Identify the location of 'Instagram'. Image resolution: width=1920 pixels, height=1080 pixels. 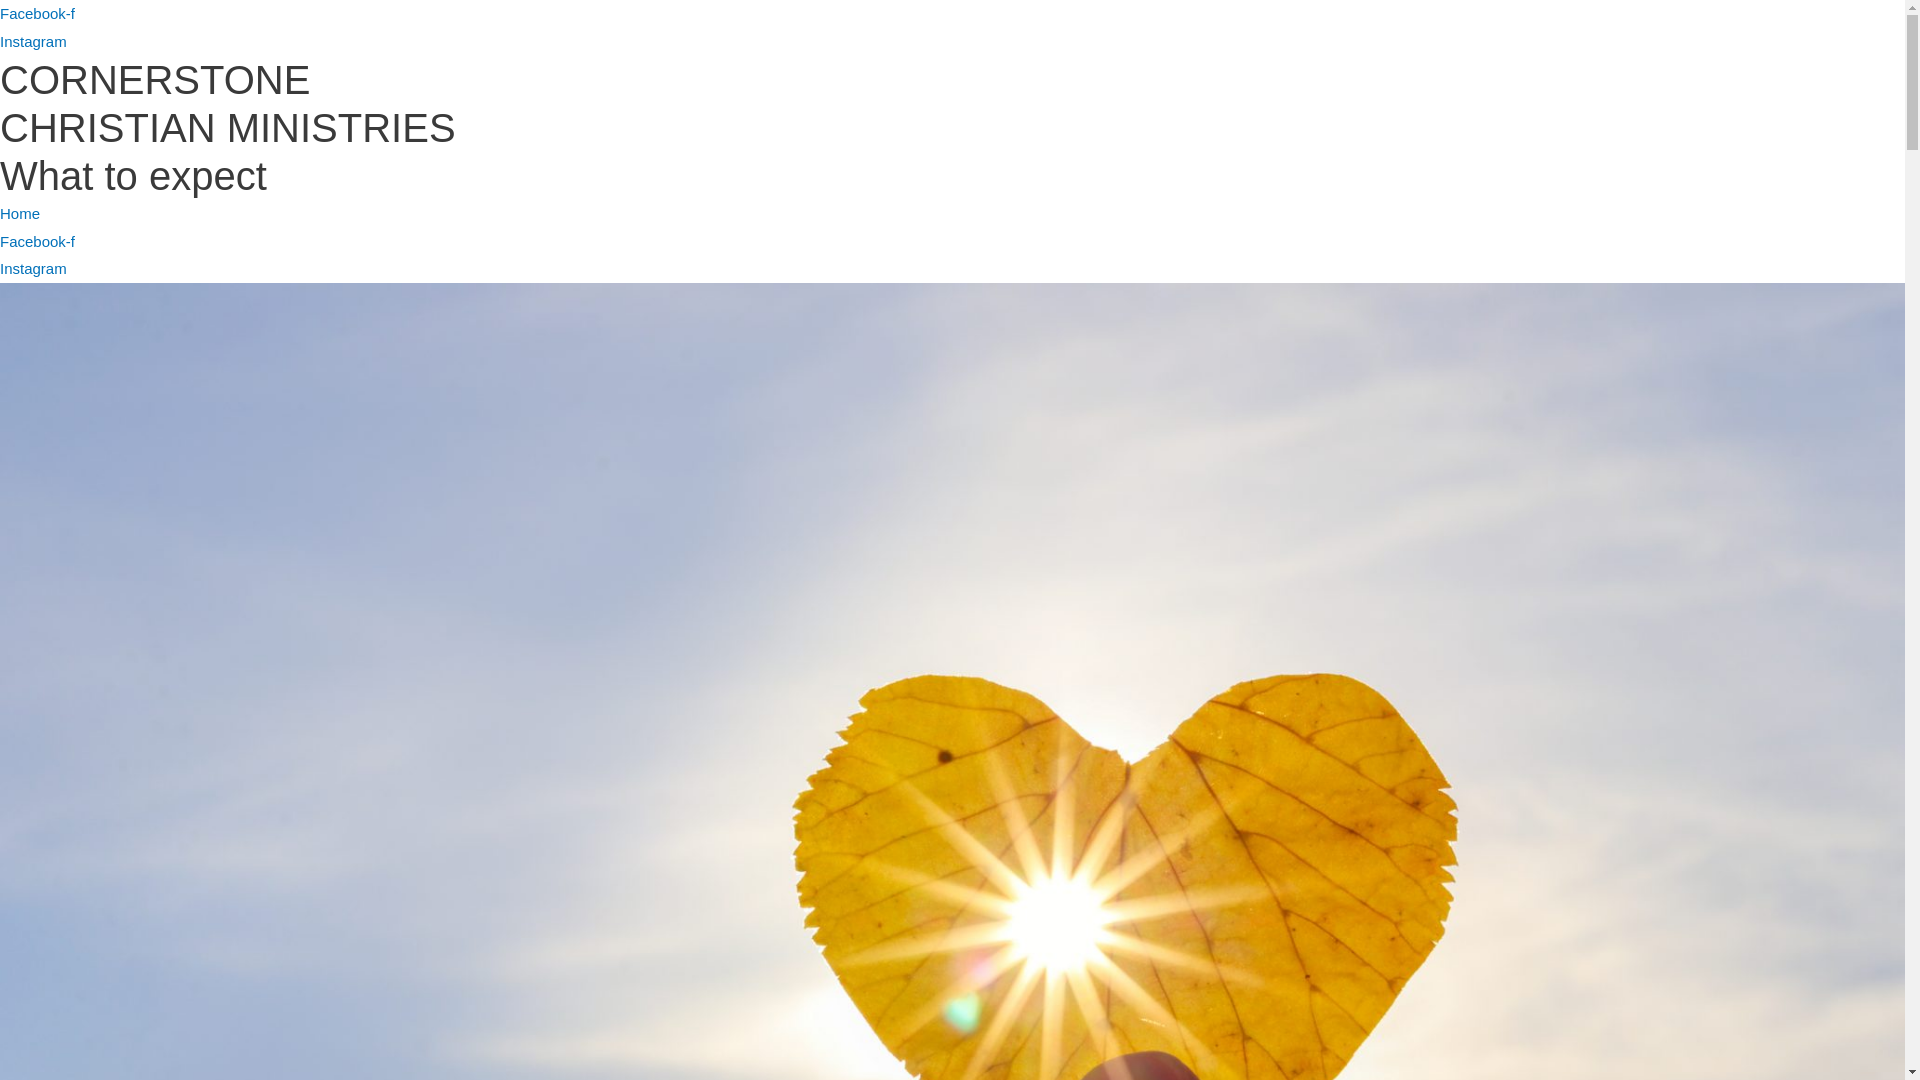
(33, 41).